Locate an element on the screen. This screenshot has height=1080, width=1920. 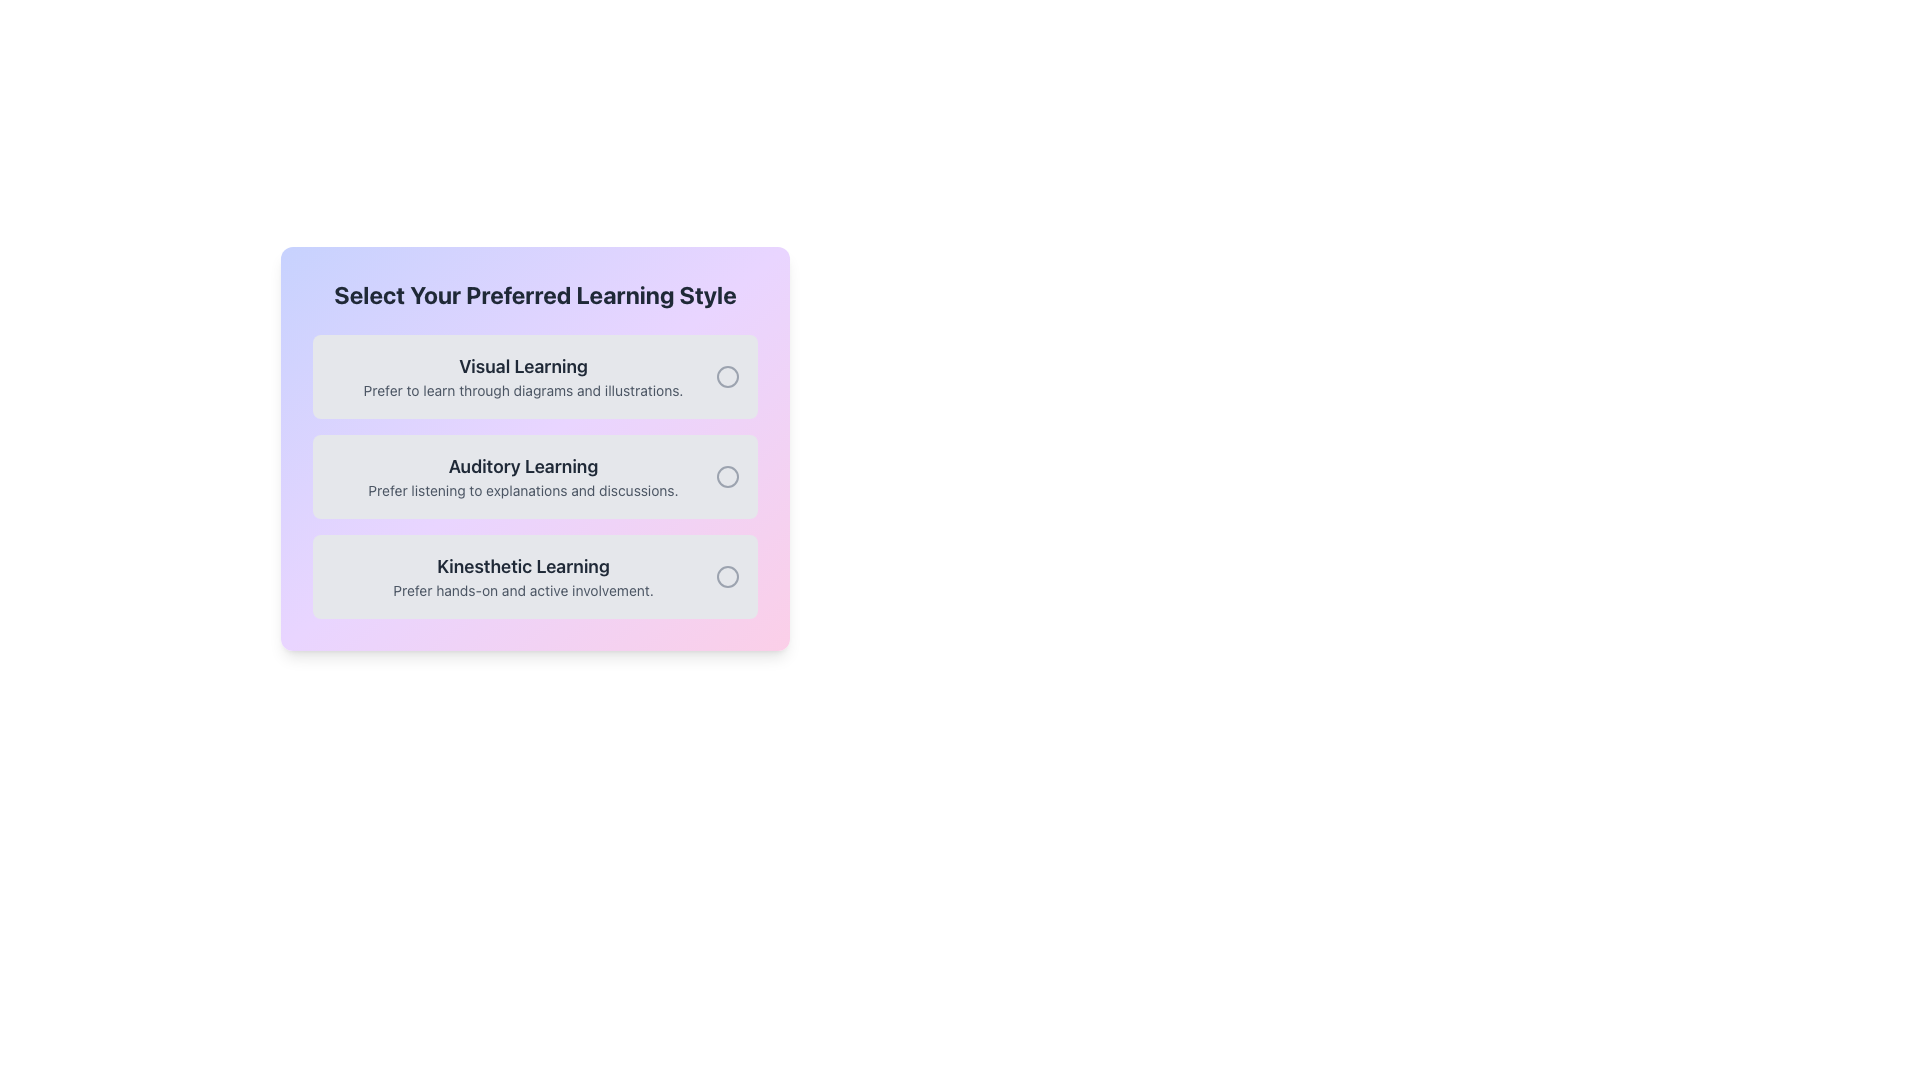
the textual element that describes the auditory learning style, which is the second option in a selection interface for learning styles is located at coordinates (523, 477).